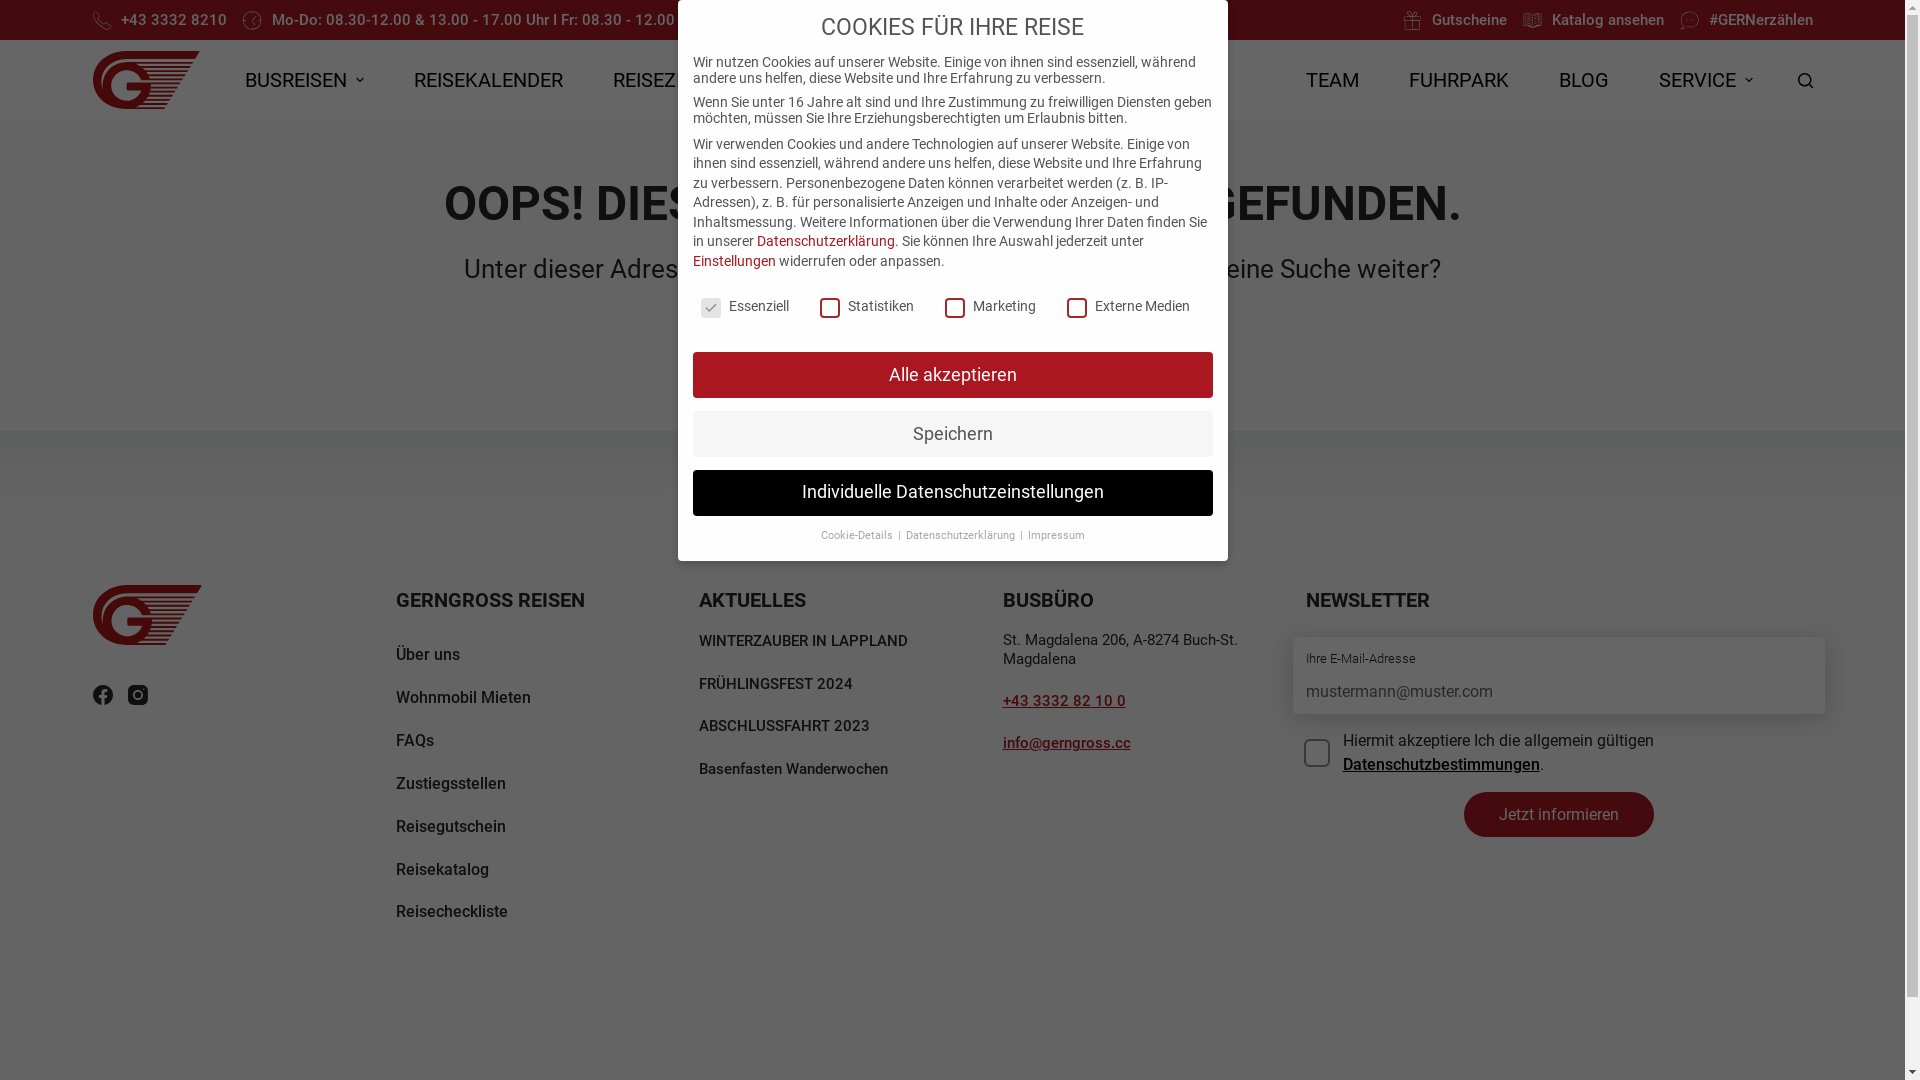 This screenshot has width=1920, height=1080. I want to click on 'FAQs', so click(413, 740).